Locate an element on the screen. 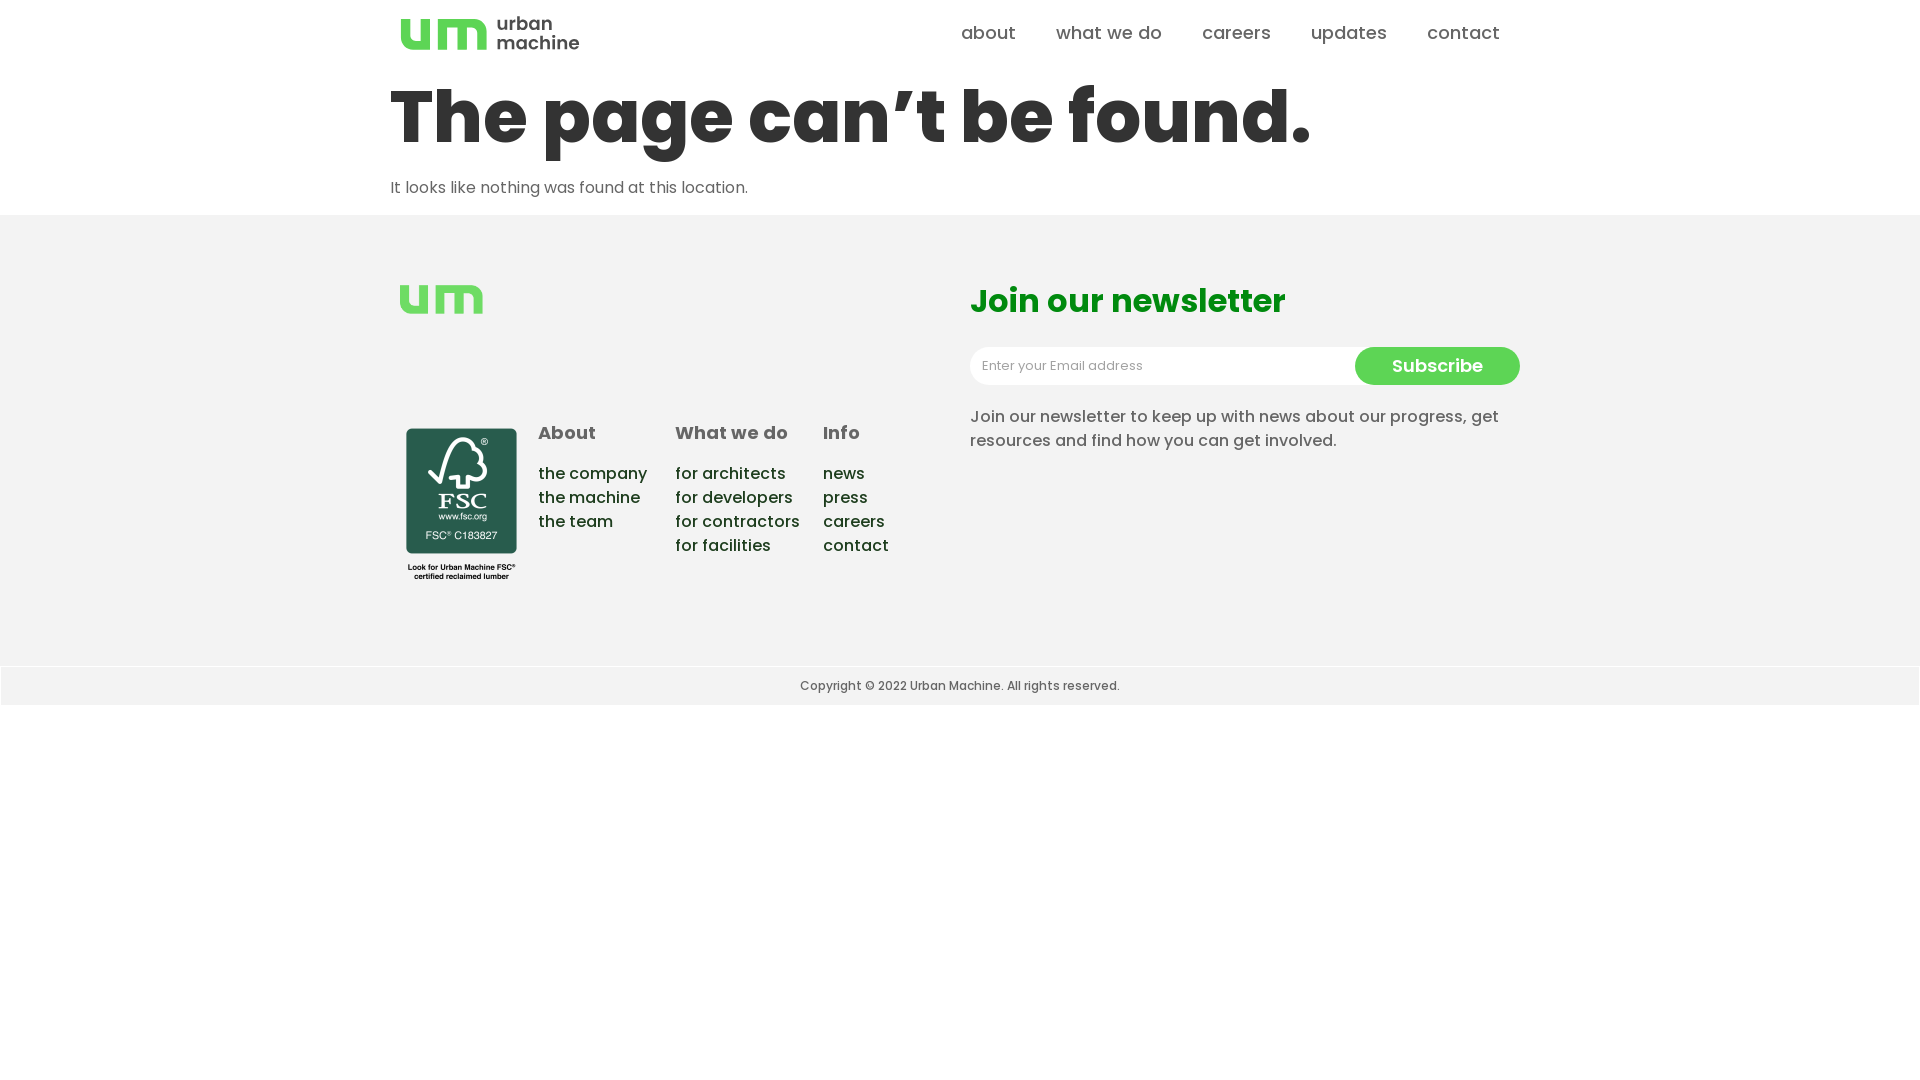  'press' is located at coordinates (844, 496).